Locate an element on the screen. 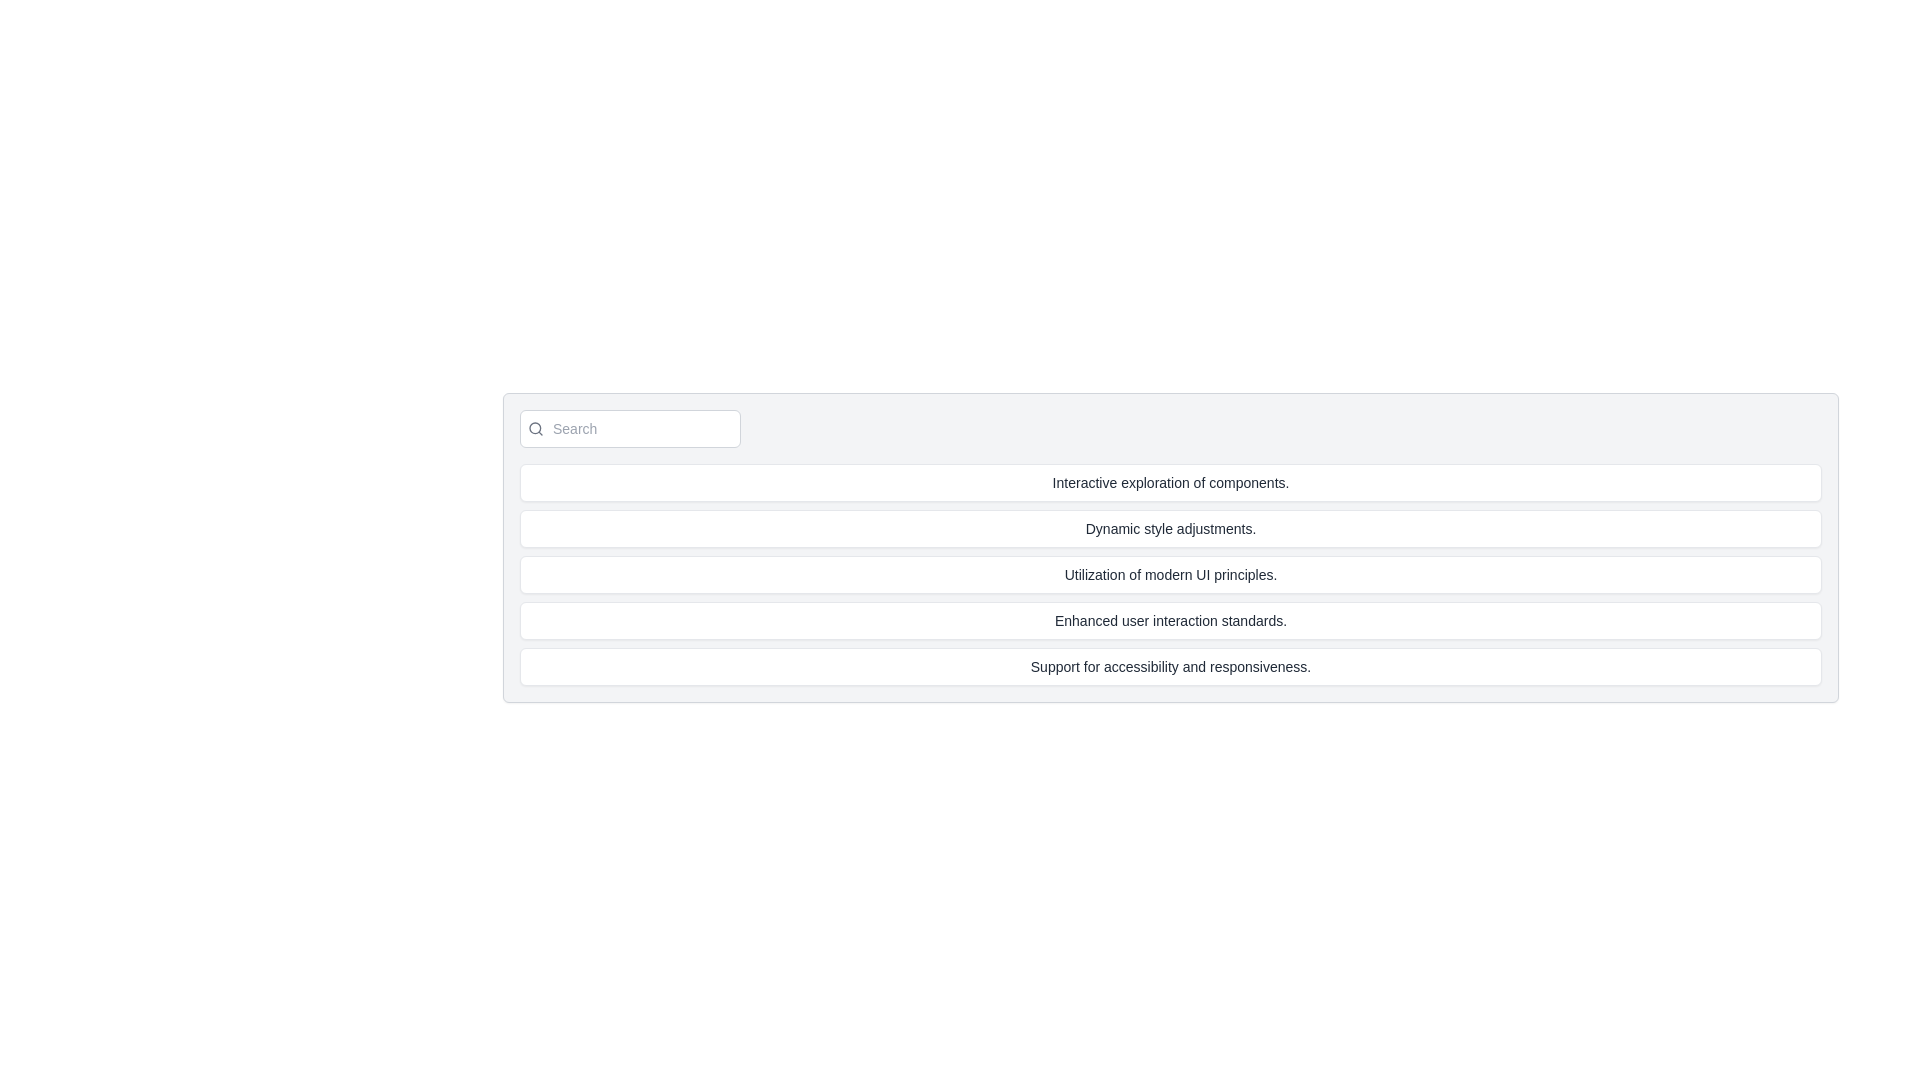 The width and height of the screenshot is (1920, 1080). the letter 'i' in the text 'Support for accessibility and responsiveness.' which is the 39th character in this phrase located in the fifth row of a vertically aligned list is located at coordinates (1160, 667).